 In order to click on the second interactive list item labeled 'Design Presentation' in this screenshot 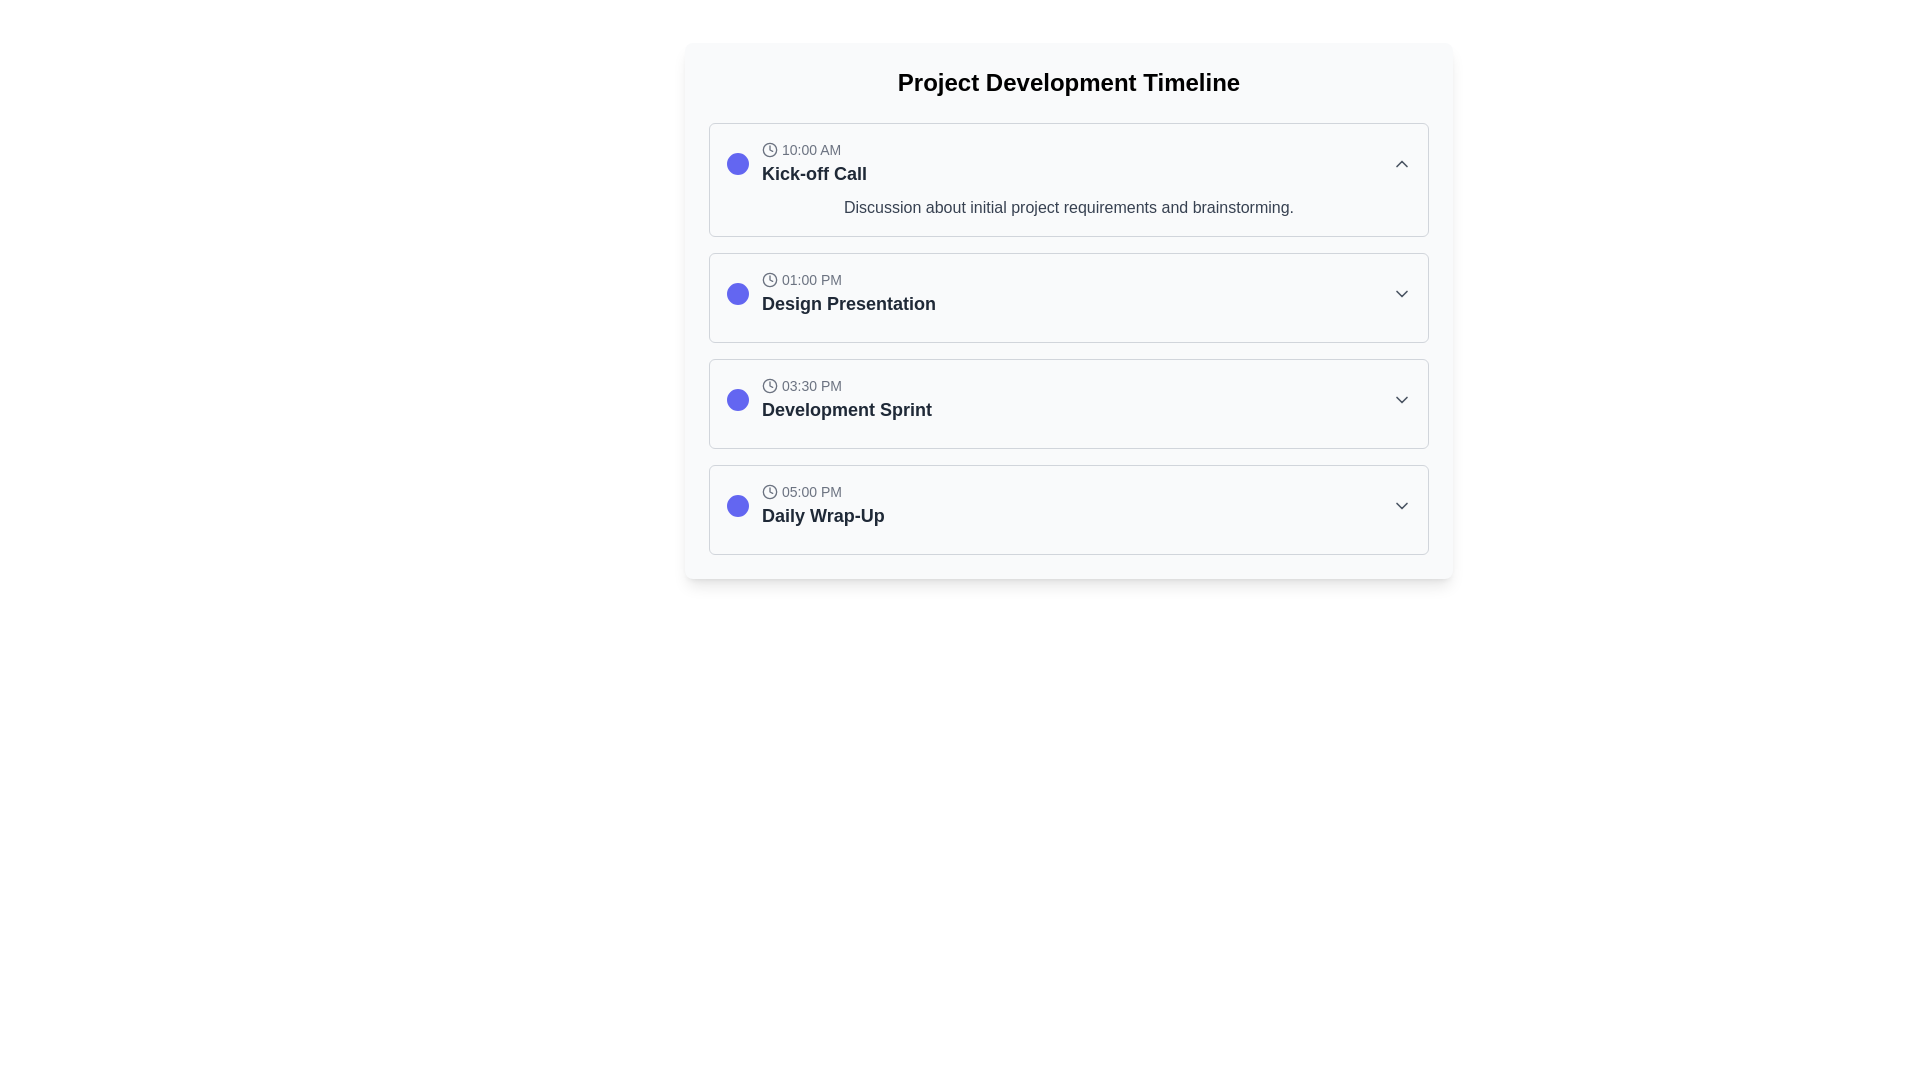, I will do `click(1068, 297)`.